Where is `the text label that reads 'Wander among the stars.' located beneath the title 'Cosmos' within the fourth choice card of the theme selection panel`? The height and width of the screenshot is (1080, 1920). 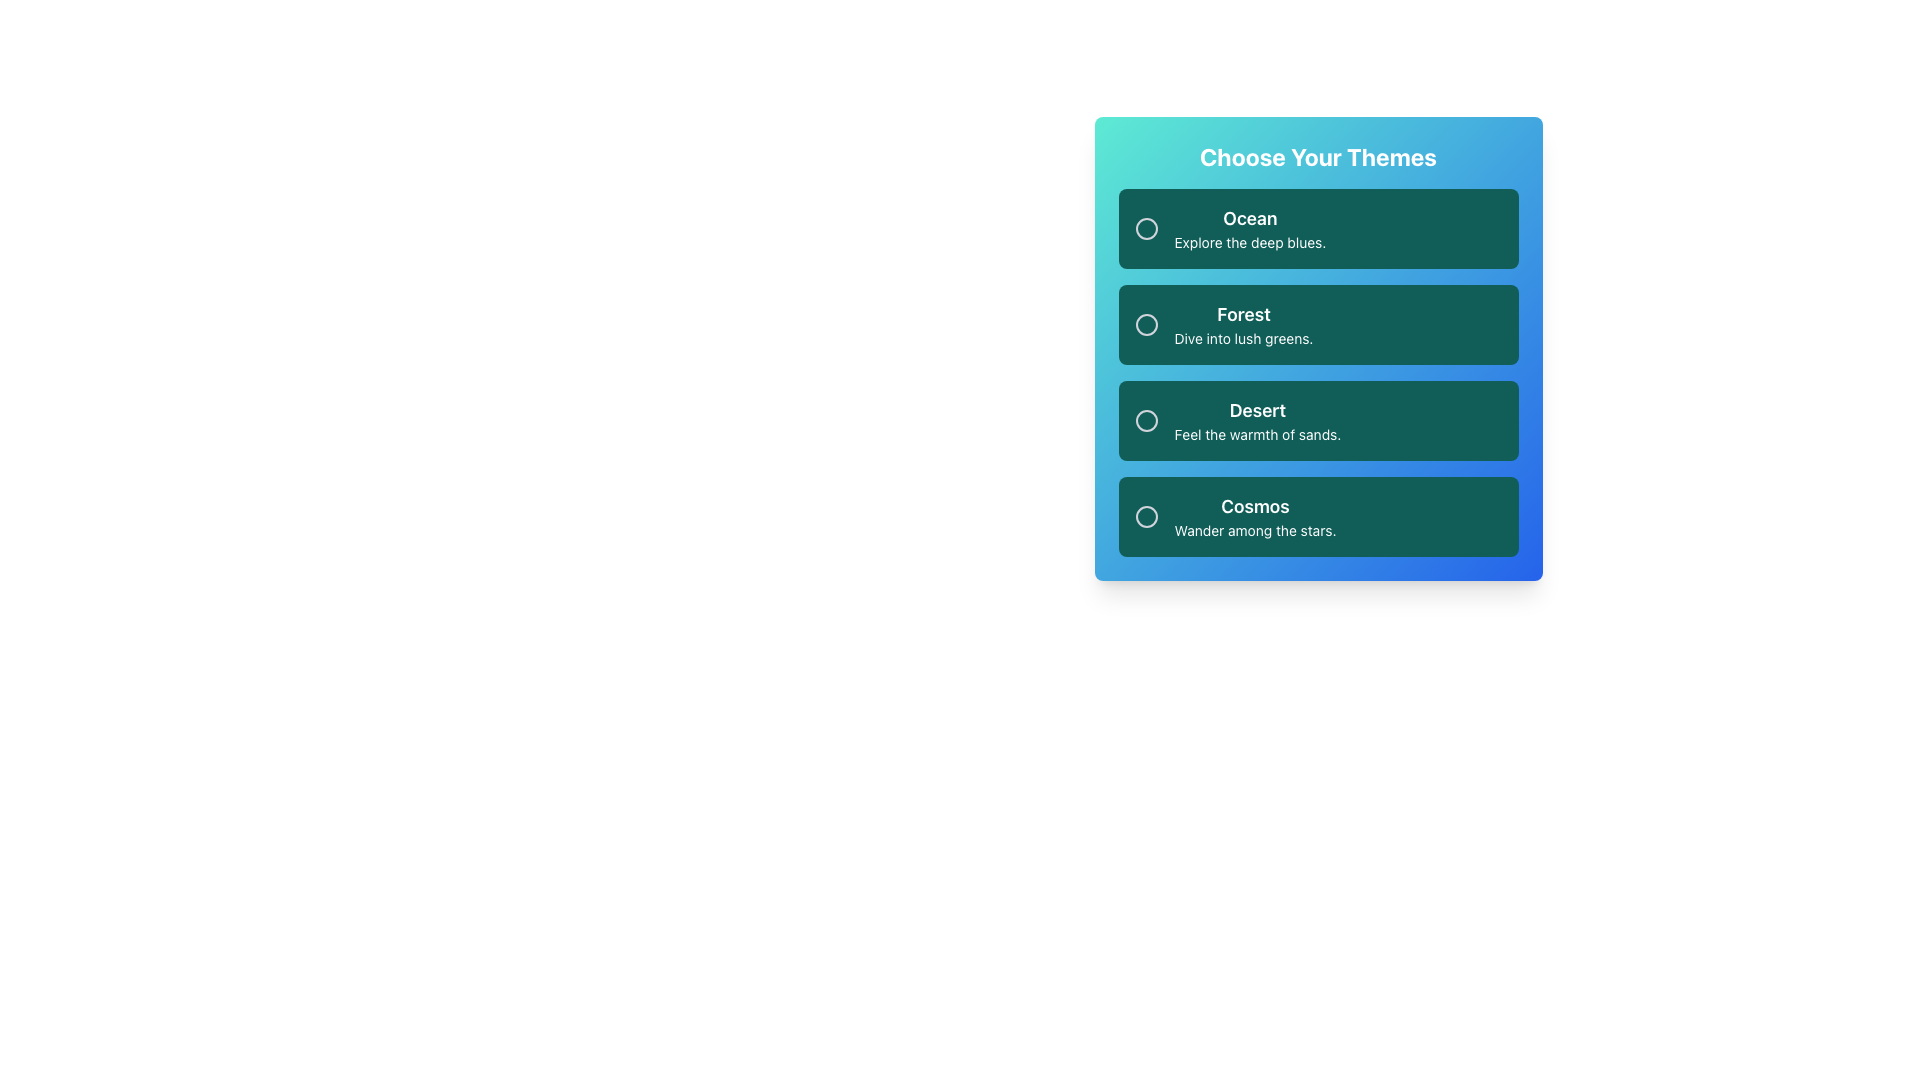
the text label that reads 'Wander among the stars.' located beneath the title 'Cosmos' within the fourth choice card of the theme selection panel is located at coordinates (1254, 530).